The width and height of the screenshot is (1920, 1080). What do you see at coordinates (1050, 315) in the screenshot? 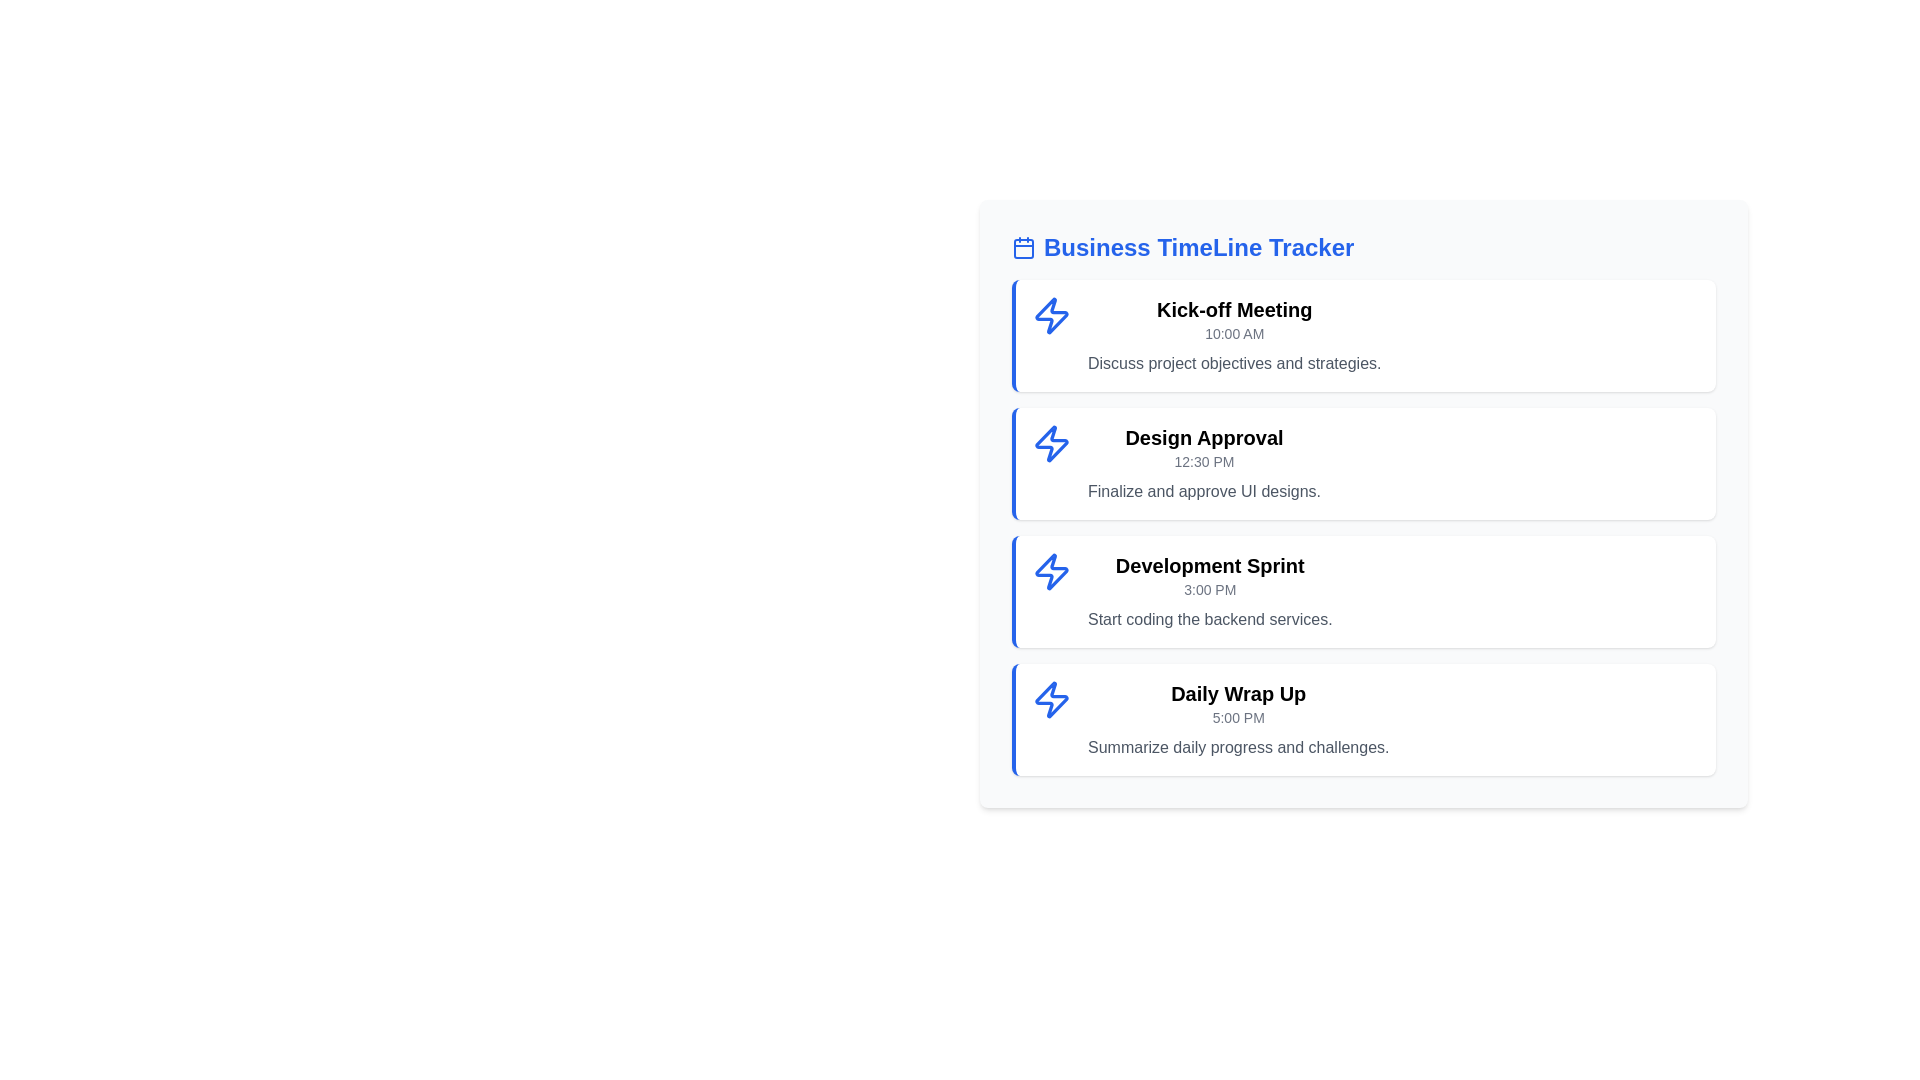
I see `the icon representing an activity or event located next to the title 'Kick-off Meeting' in the vertical list of activities` at bounding box center [1050, 315].